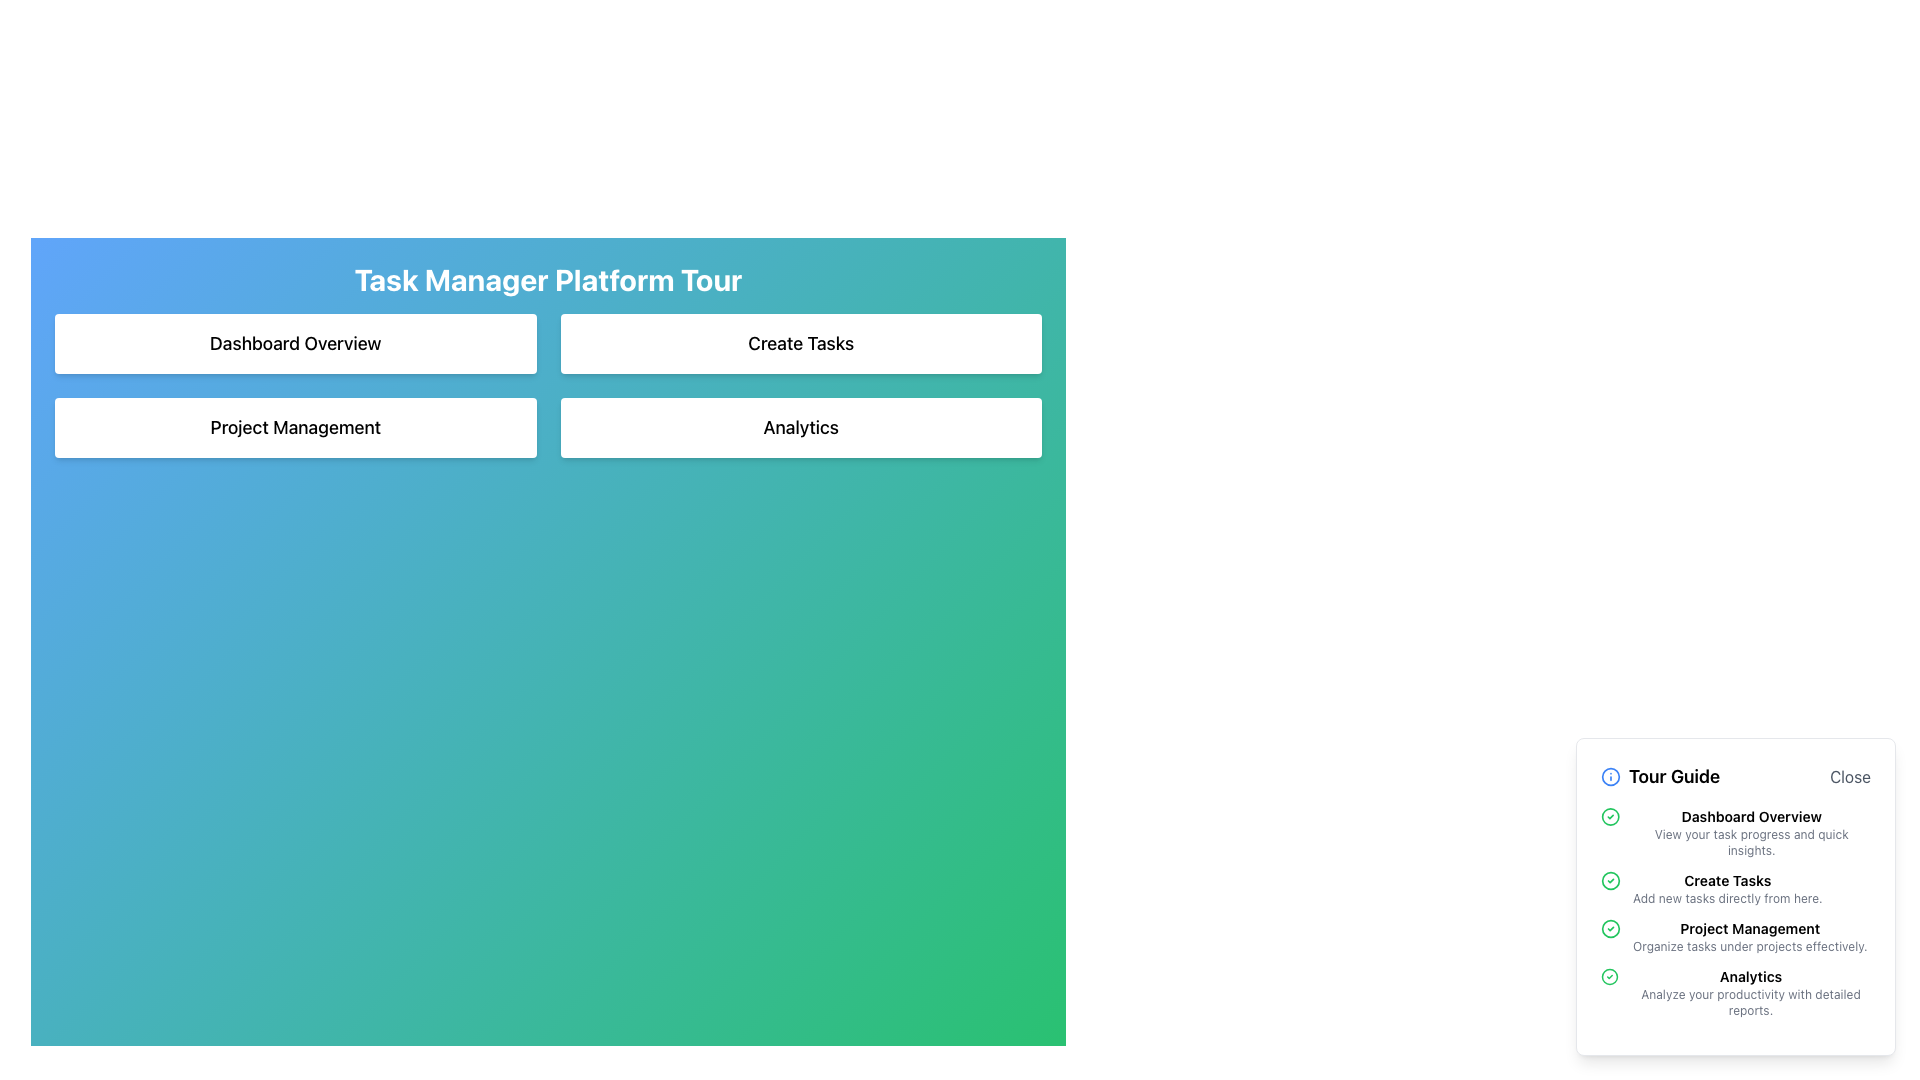 The image size is (1920, 1080). What do you see at coordinates (1610, 817) in the screenshot?
I see `the green circular component of the SVG Circle located beside the 'Dashboard Overview' in the 'Tour Guide' section` at bounding box center [1610, 817].